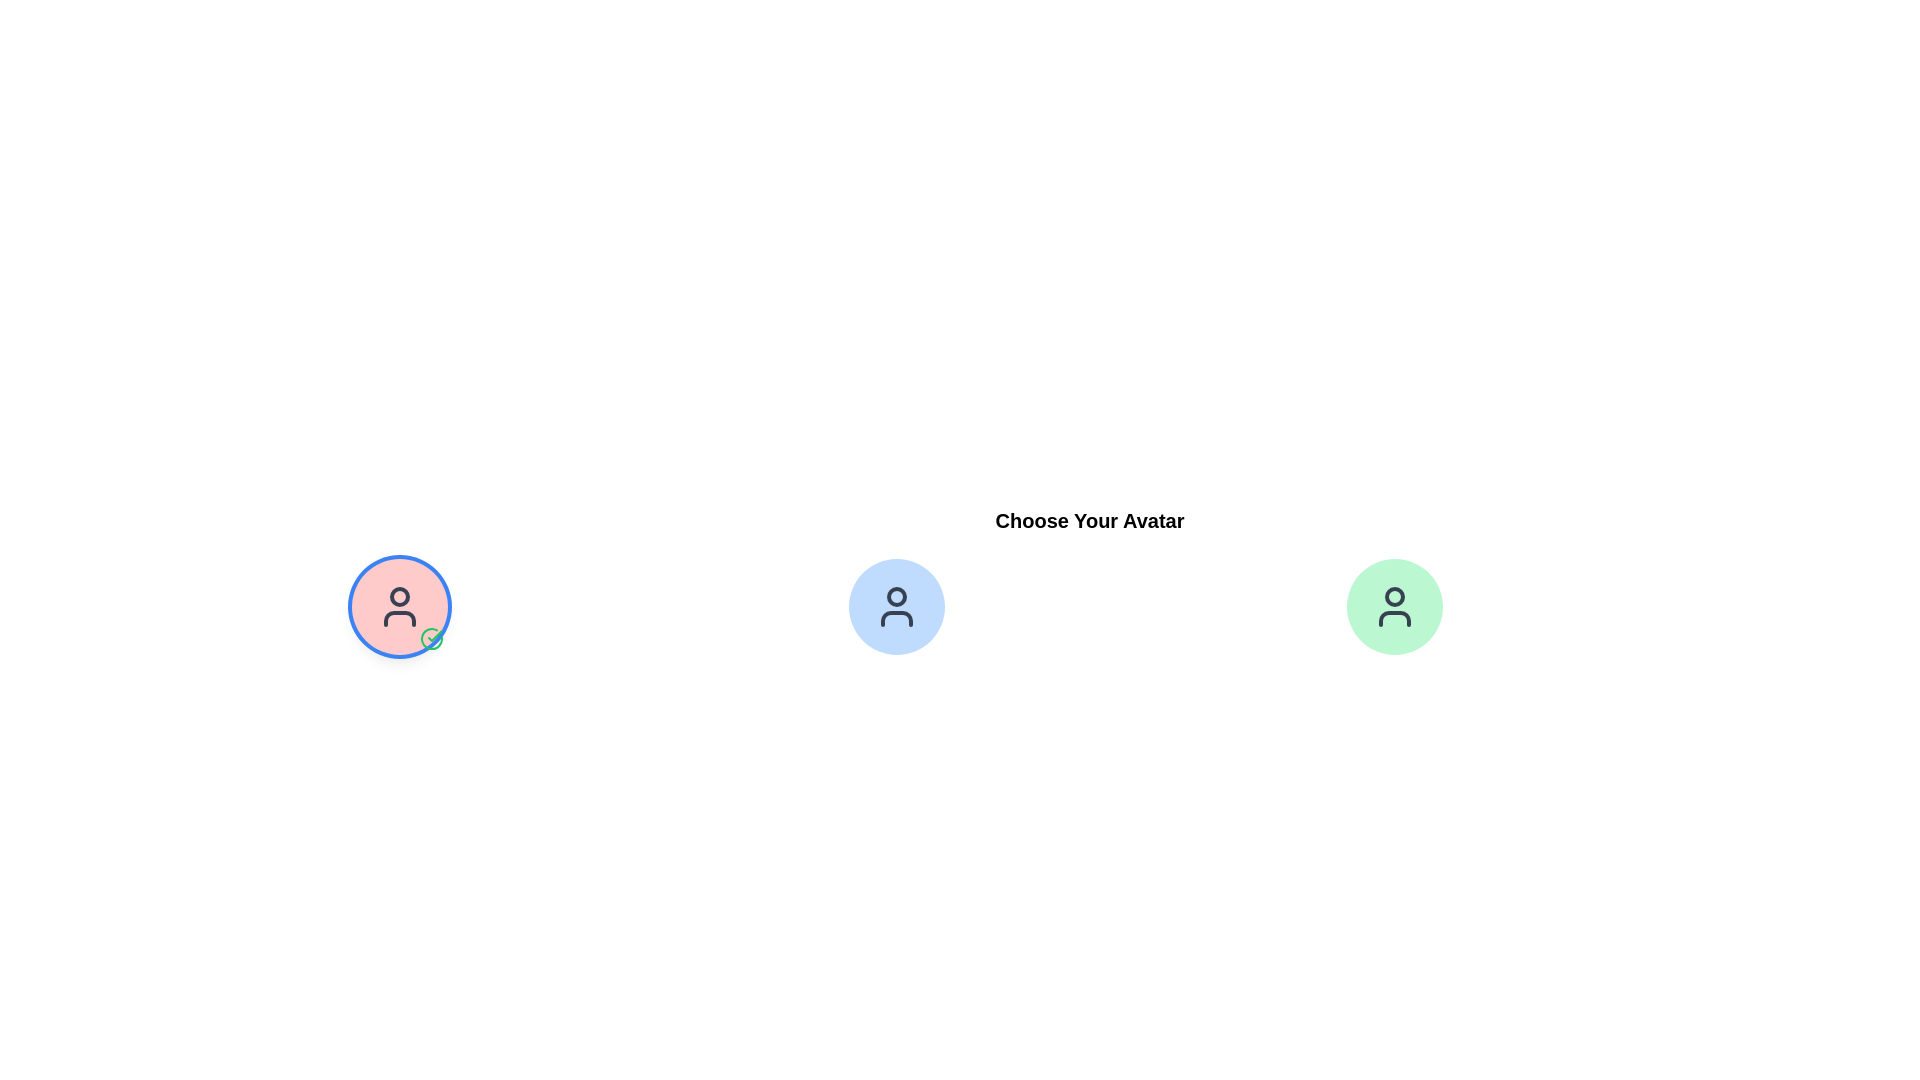  I want to click on the circular avatar with a green background and a gray person icon, which is located below the text 'Choose Your Avatar' as the third option in the grid, so click(1393, 605).